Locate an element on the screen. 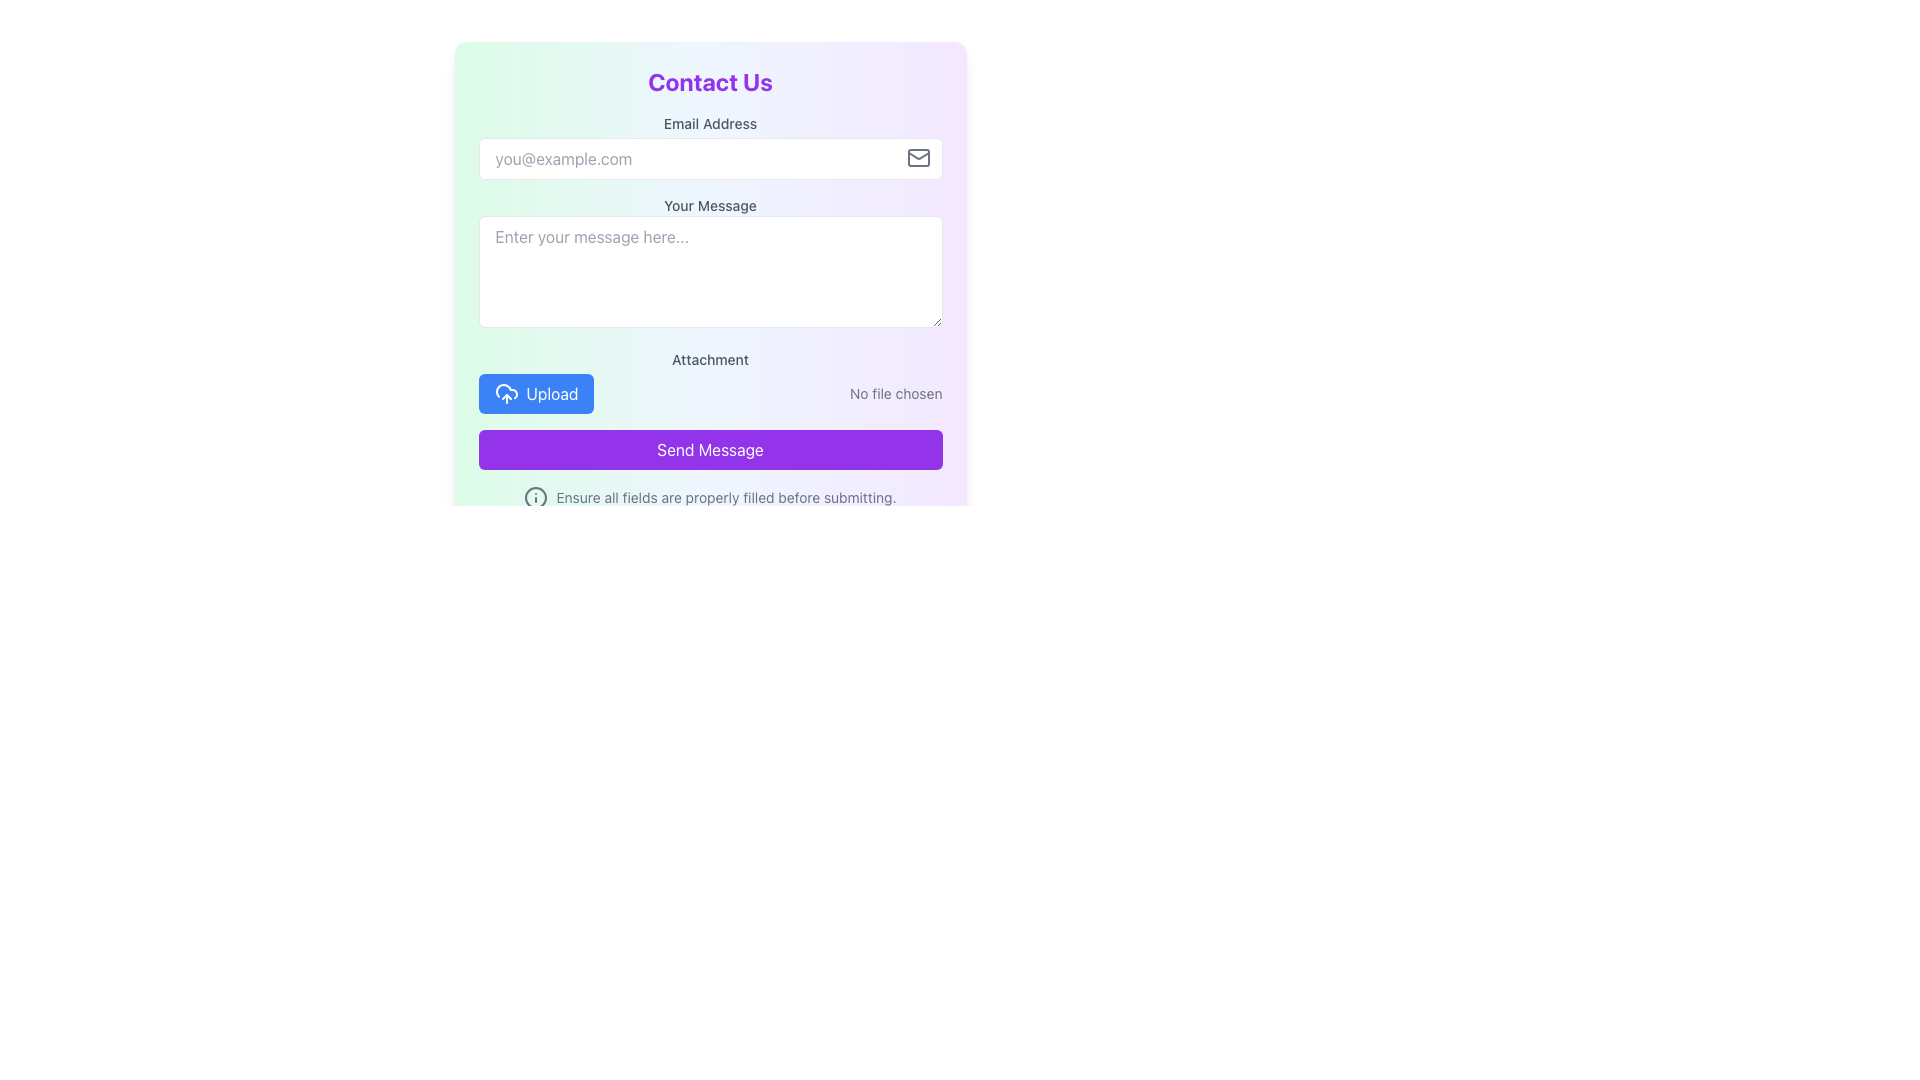 Image resolution: width=1920 pixels, height=1080 pixels. the mail envelope icon located at the top-right corner of the 'Email Address' input field, which is a rectangular icon with a white body and rounded corners is located at coordinates (917, 157).